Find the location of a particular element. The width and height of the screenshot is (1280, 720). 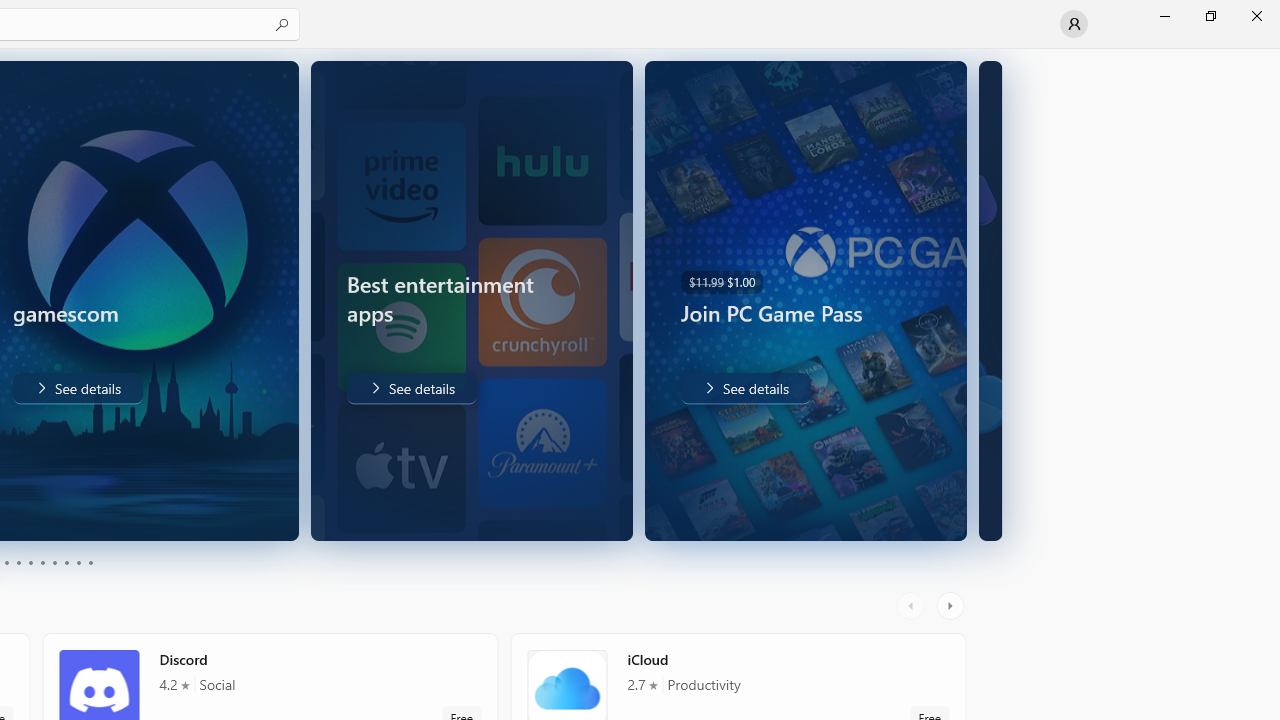

'Page 10' is located at coordinates (89, 563).